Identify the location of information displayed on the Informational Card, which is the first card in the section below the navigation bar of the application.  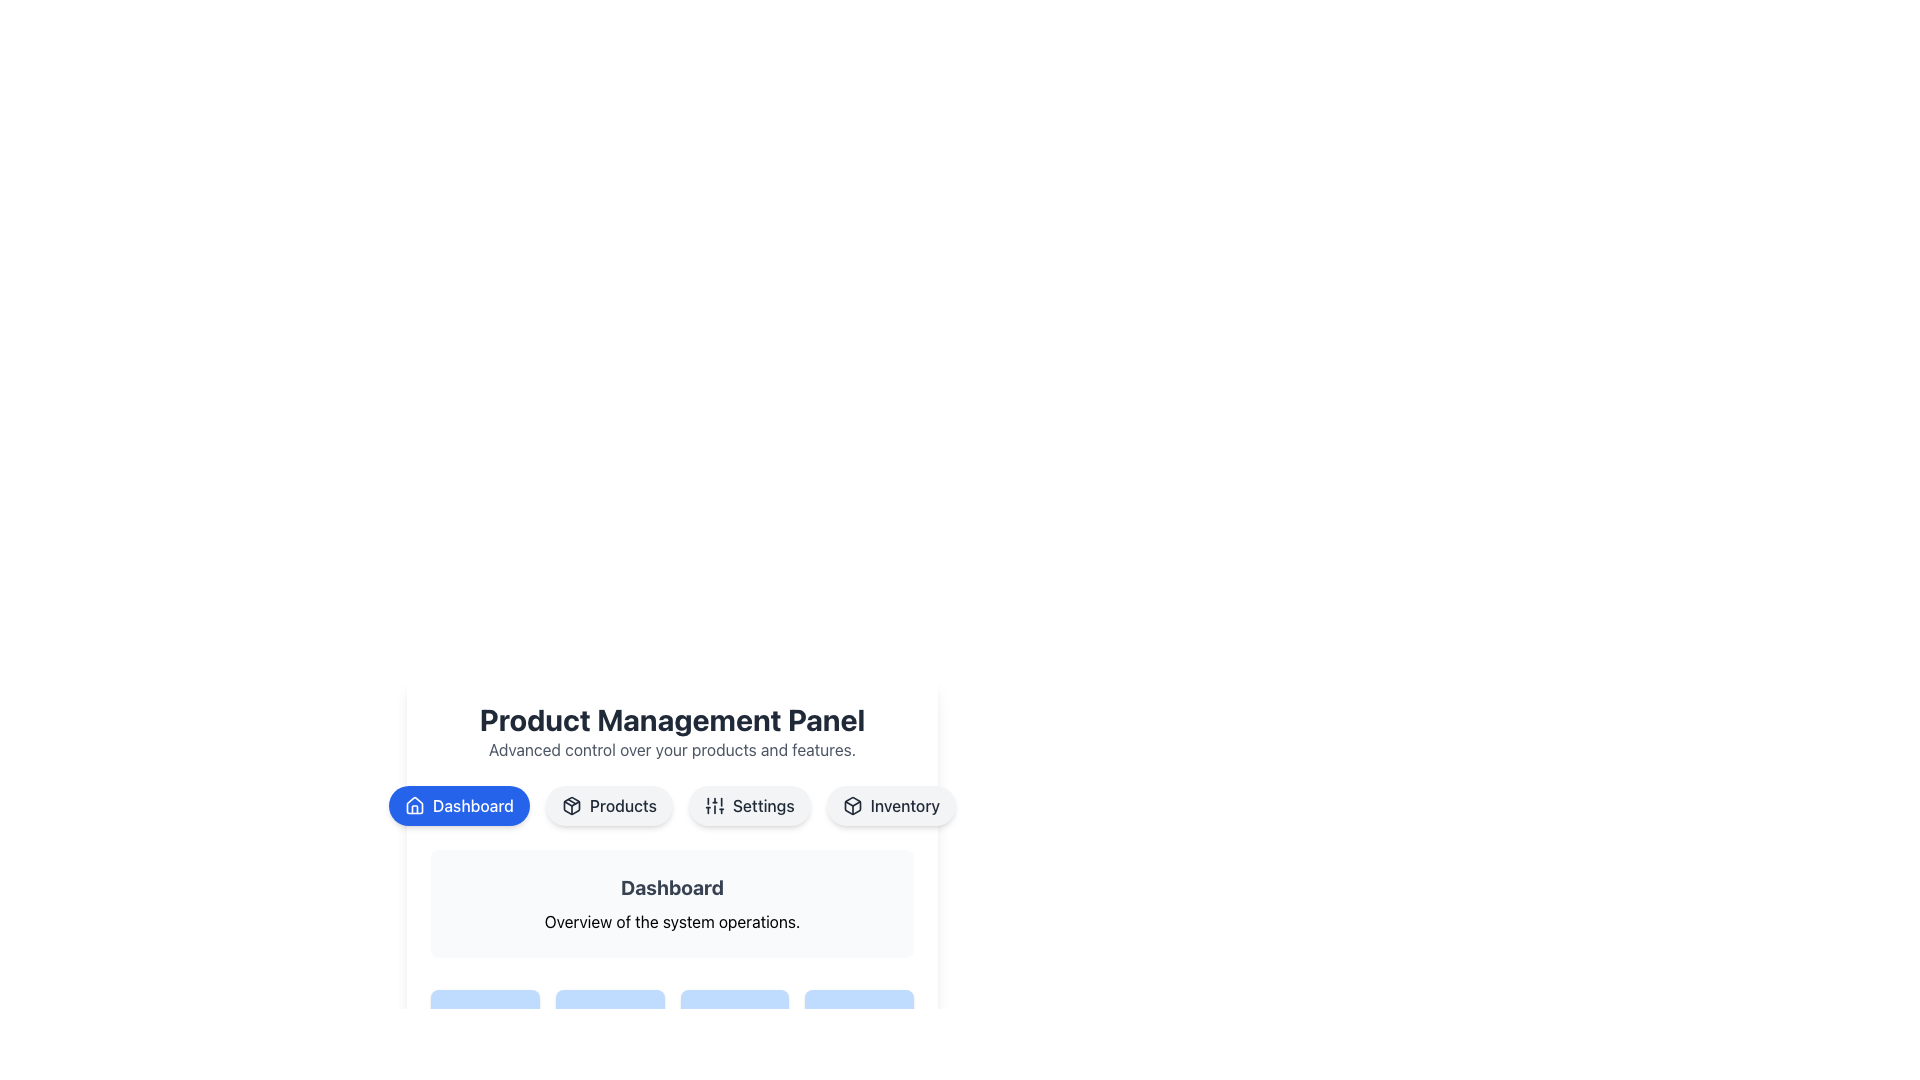
(672, 903).